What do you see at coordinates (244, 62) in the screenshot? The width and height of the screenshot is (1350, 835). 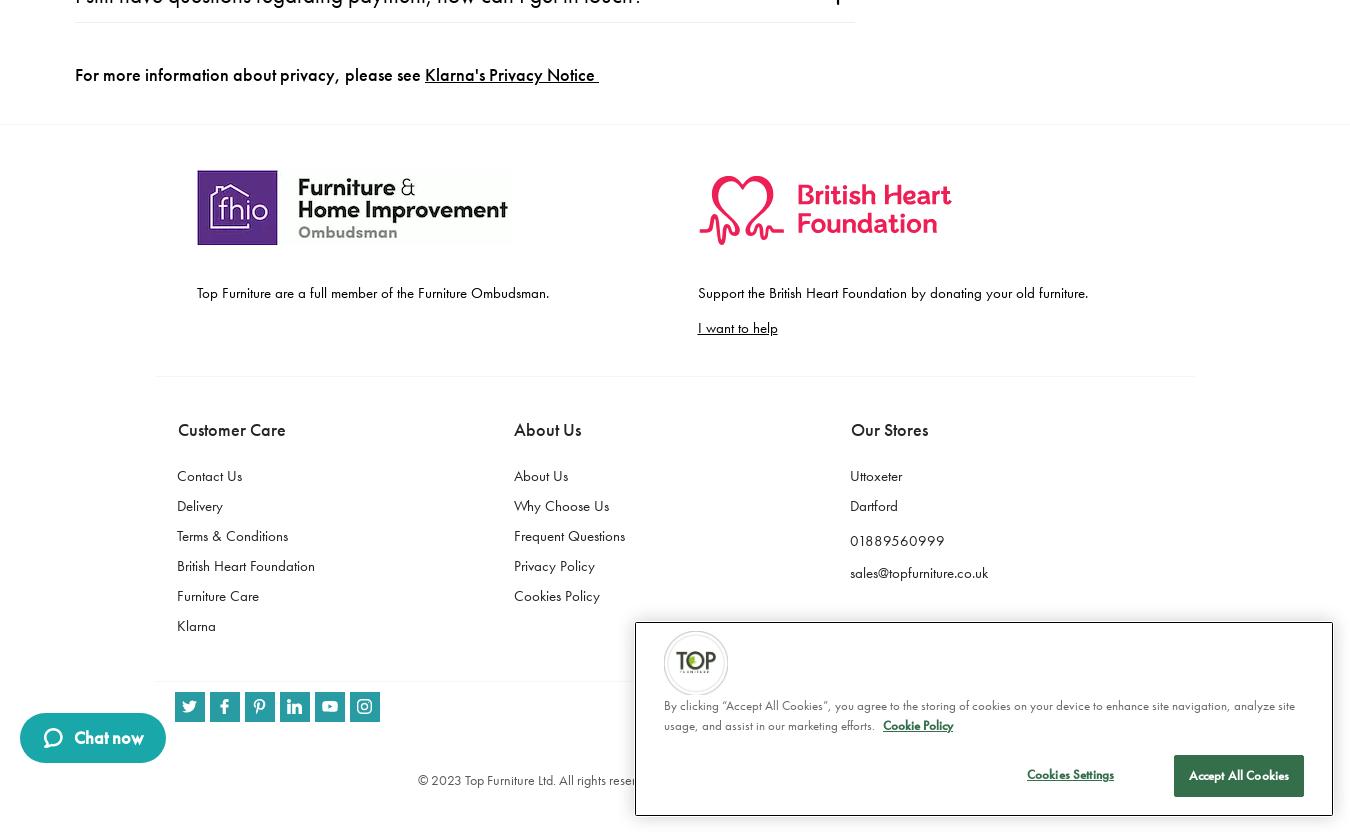 I see `'British Heart Foundation'` at bounding box center [244, 62].